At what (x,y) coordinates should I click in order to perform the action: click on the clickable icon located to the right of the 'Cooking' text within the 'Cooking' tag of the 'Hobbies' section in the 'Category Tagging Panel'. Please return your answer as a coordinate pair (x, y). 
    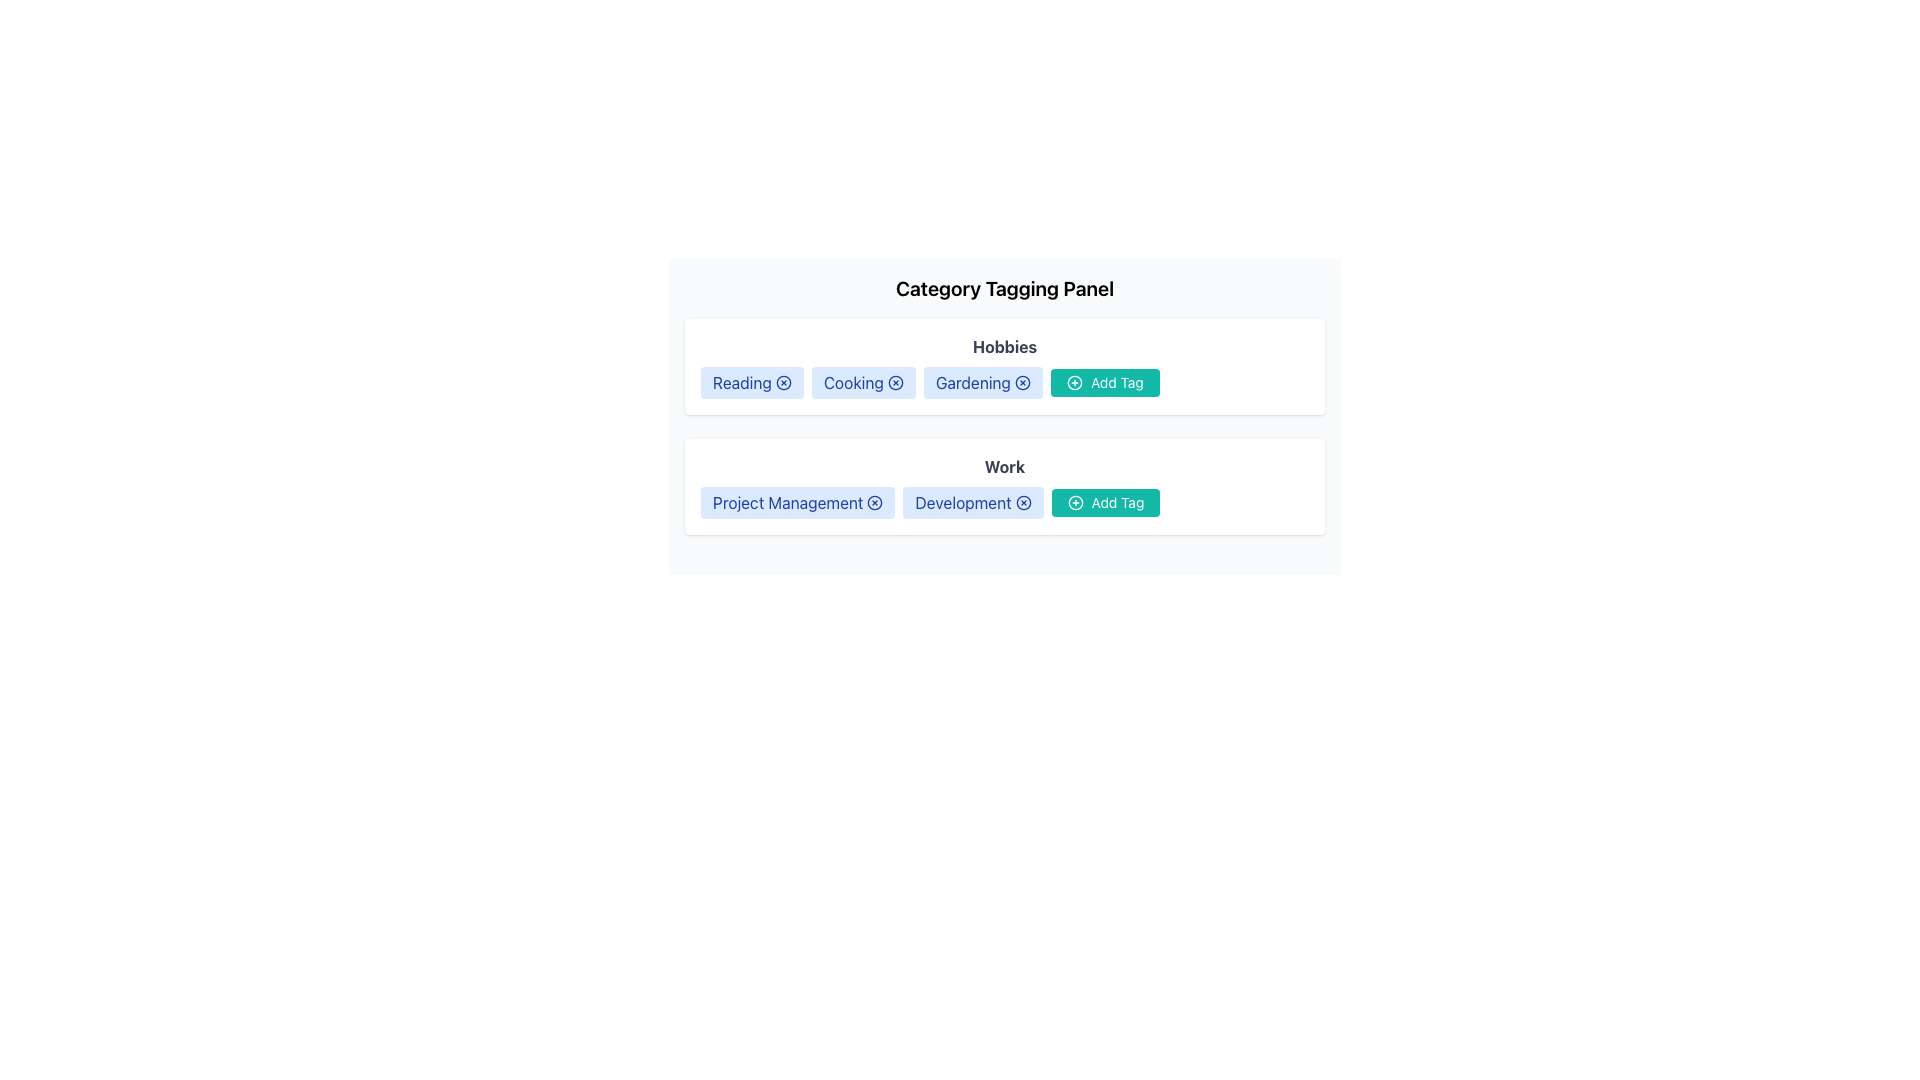
    Looking at the image, I should click on (894, 382).